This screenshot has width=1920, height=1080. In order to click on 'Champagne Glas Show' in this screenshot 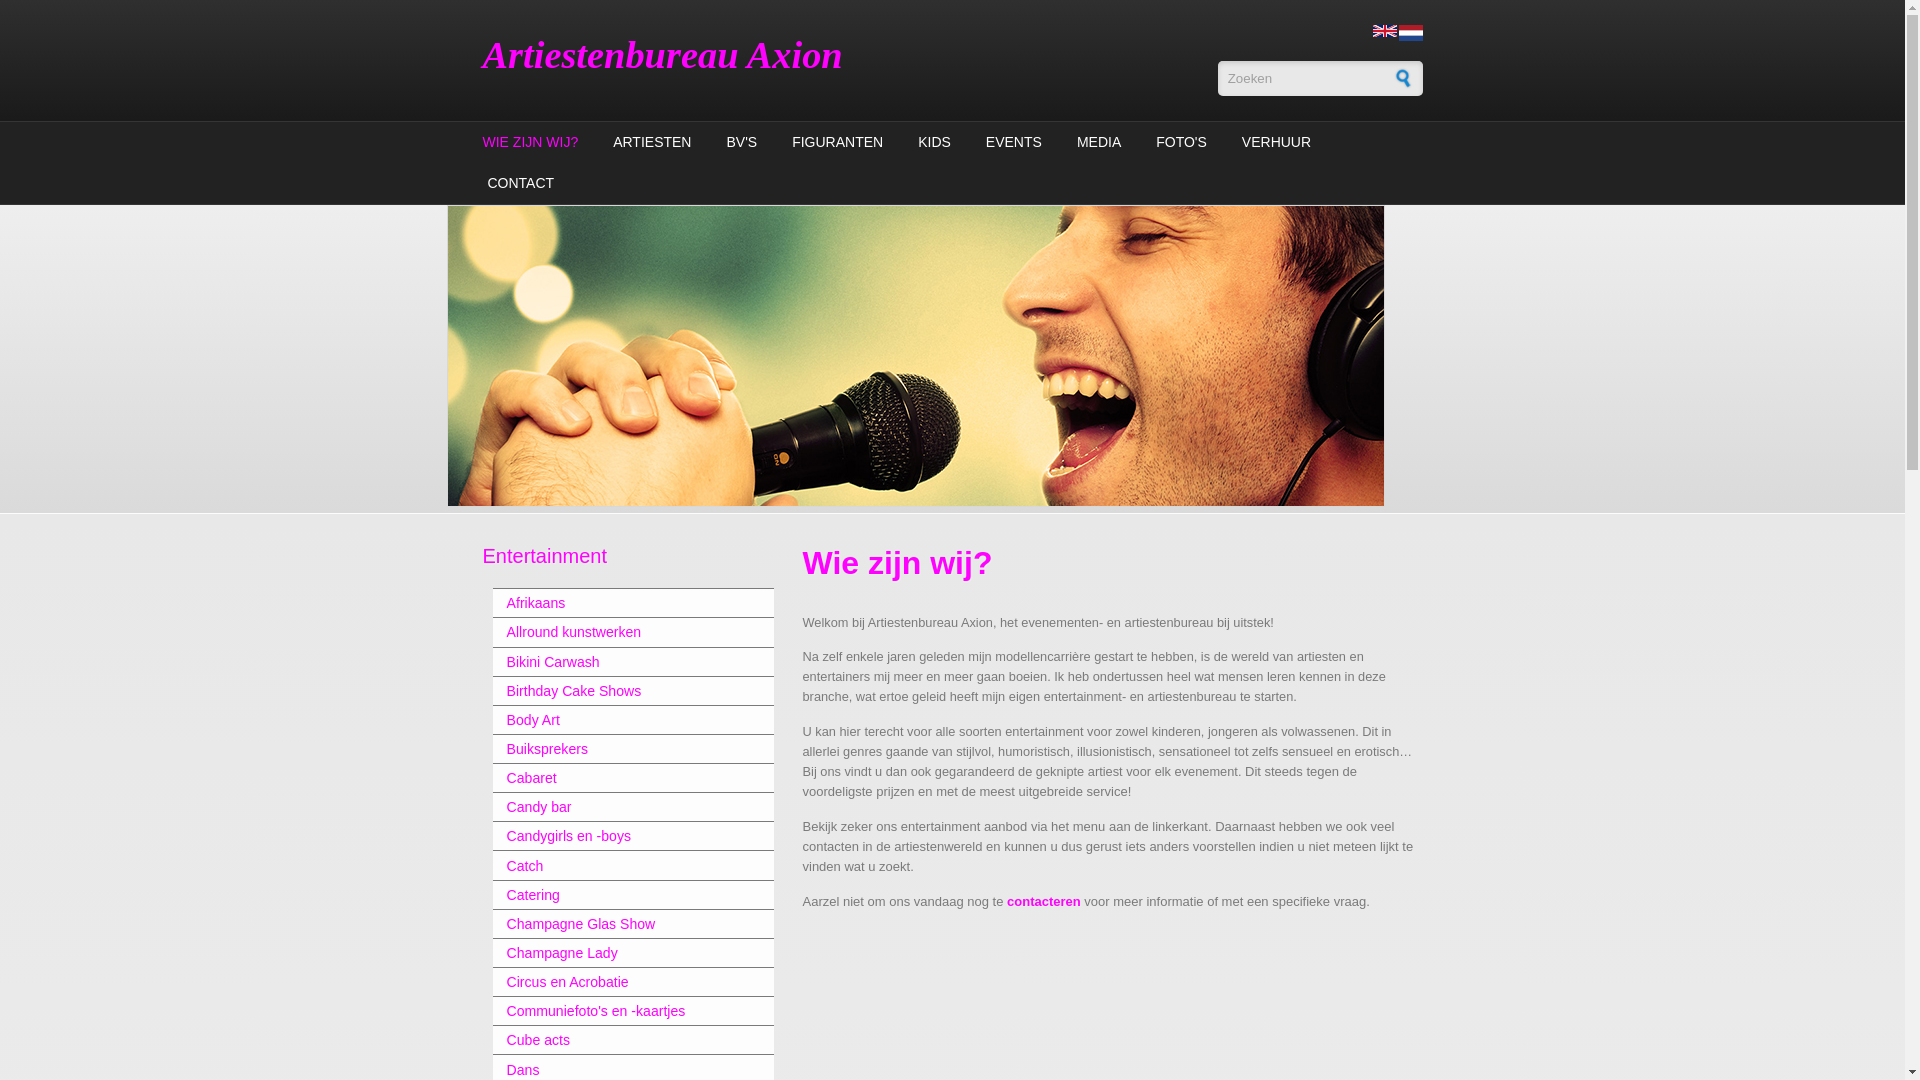, I will do `click(618, 924)`.